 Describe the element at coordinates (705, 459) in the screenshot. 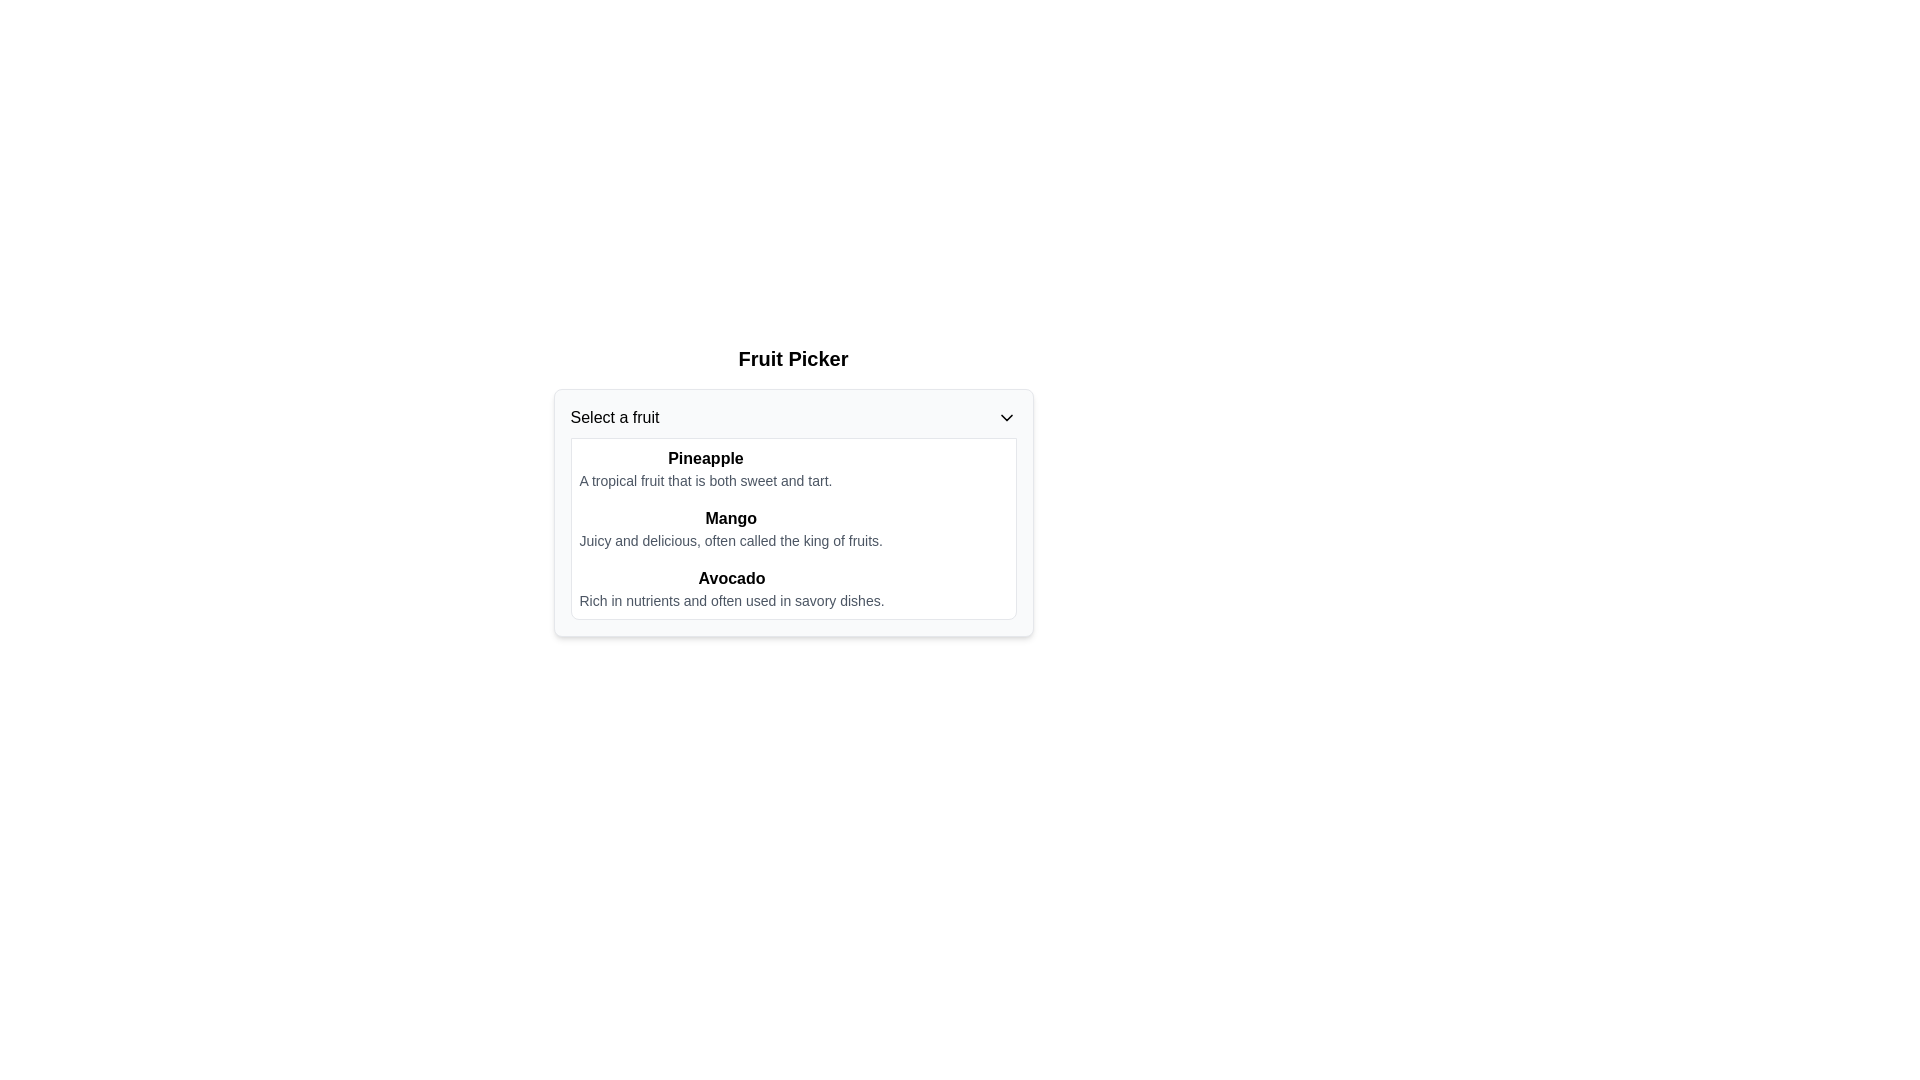

I see `text label that displays 'Pineapple', which is the first entry in the fruit categories list and styled in bold font` at that location.